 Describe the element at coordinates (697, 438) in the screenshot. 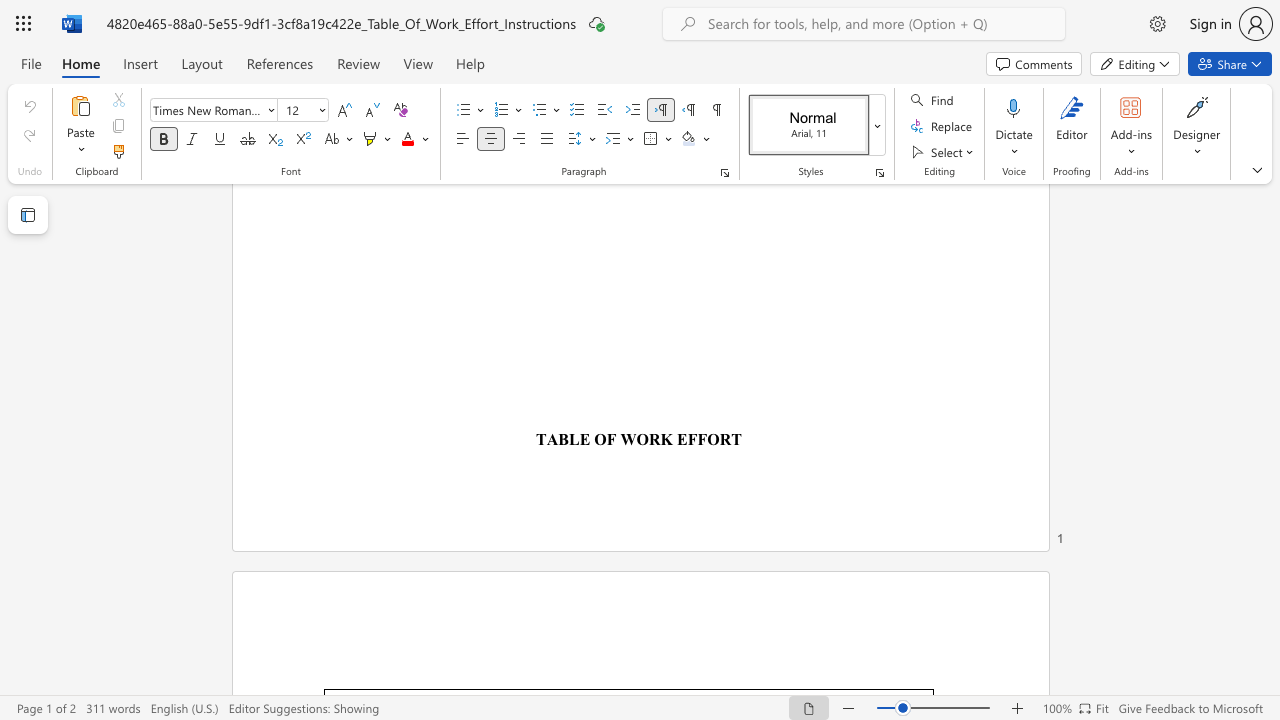

I see `the subset text "FO" within the text "TABLE OF WORK EFFORT"` at that location.